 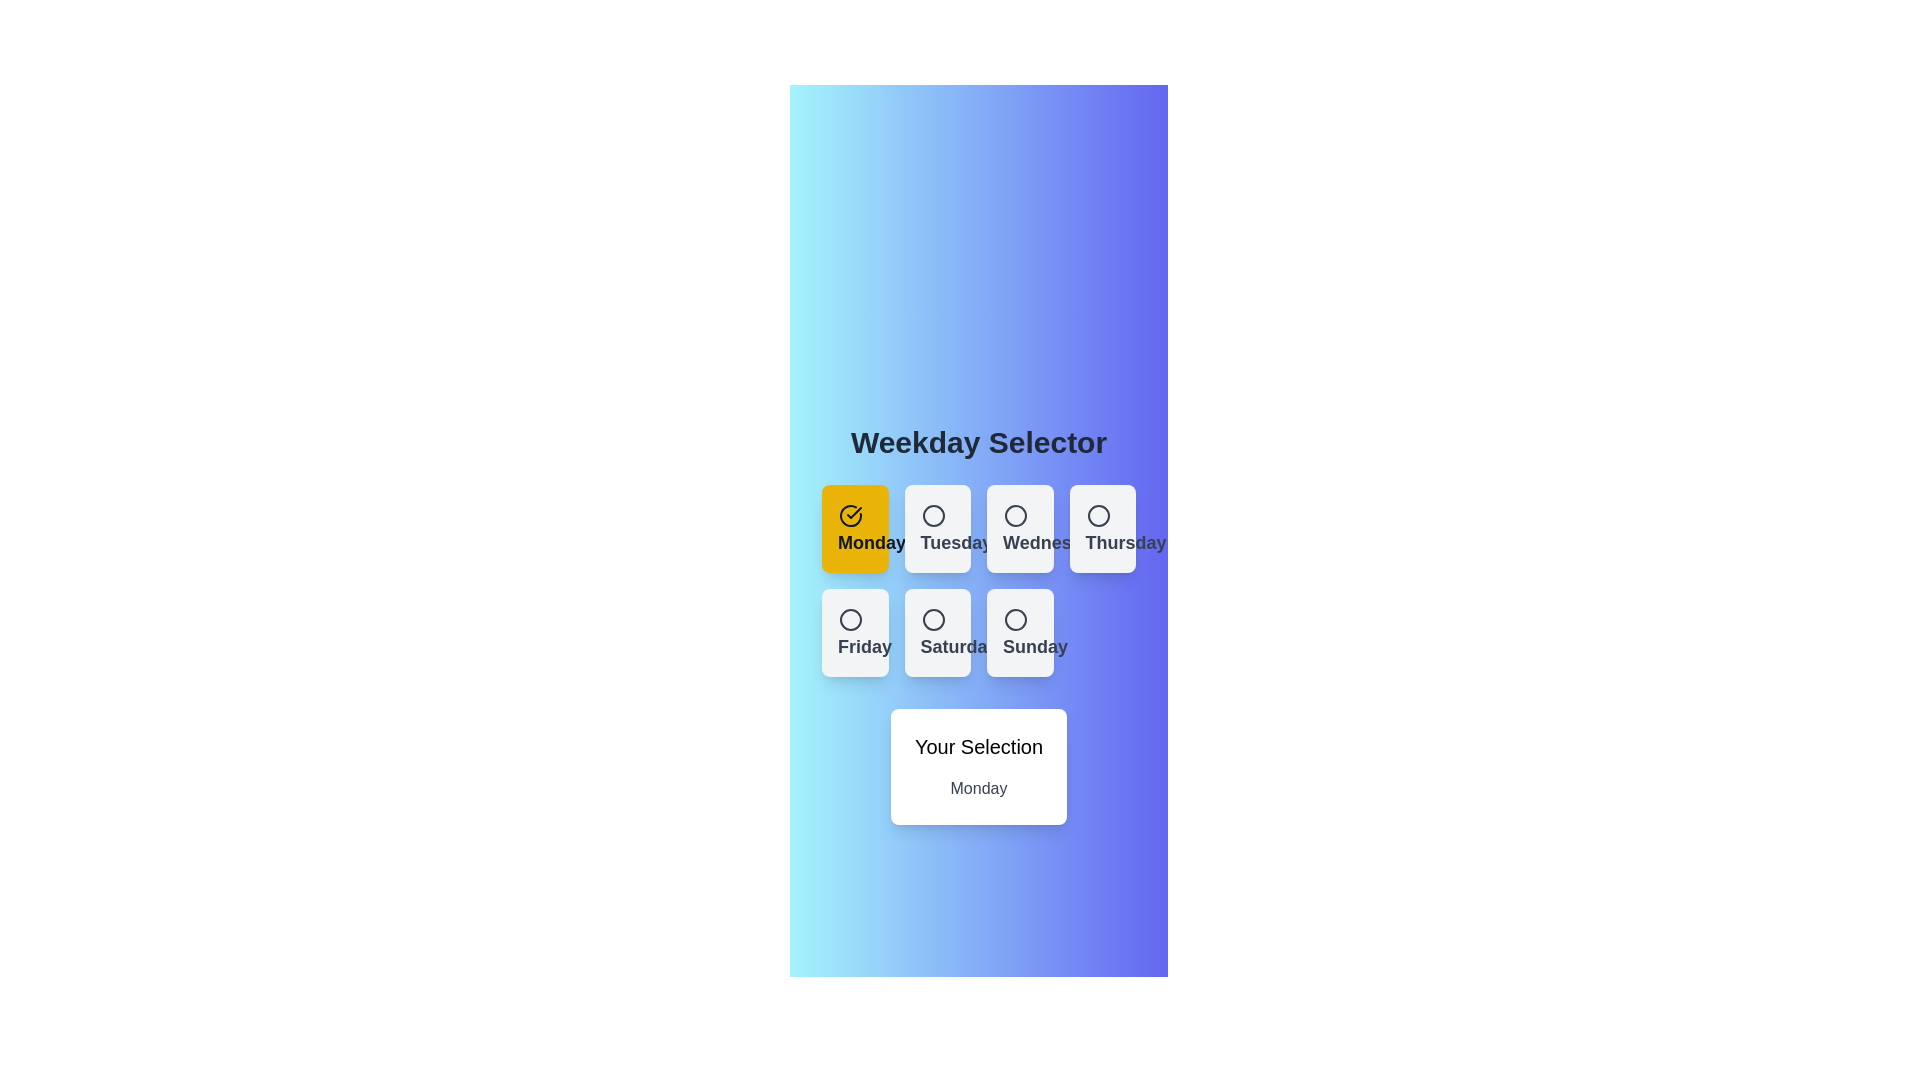 What do you see at coordinates (1101, 527) in the screenshot?
I see `the button corresponding to Thursday` at bounding box center [1101, 527].